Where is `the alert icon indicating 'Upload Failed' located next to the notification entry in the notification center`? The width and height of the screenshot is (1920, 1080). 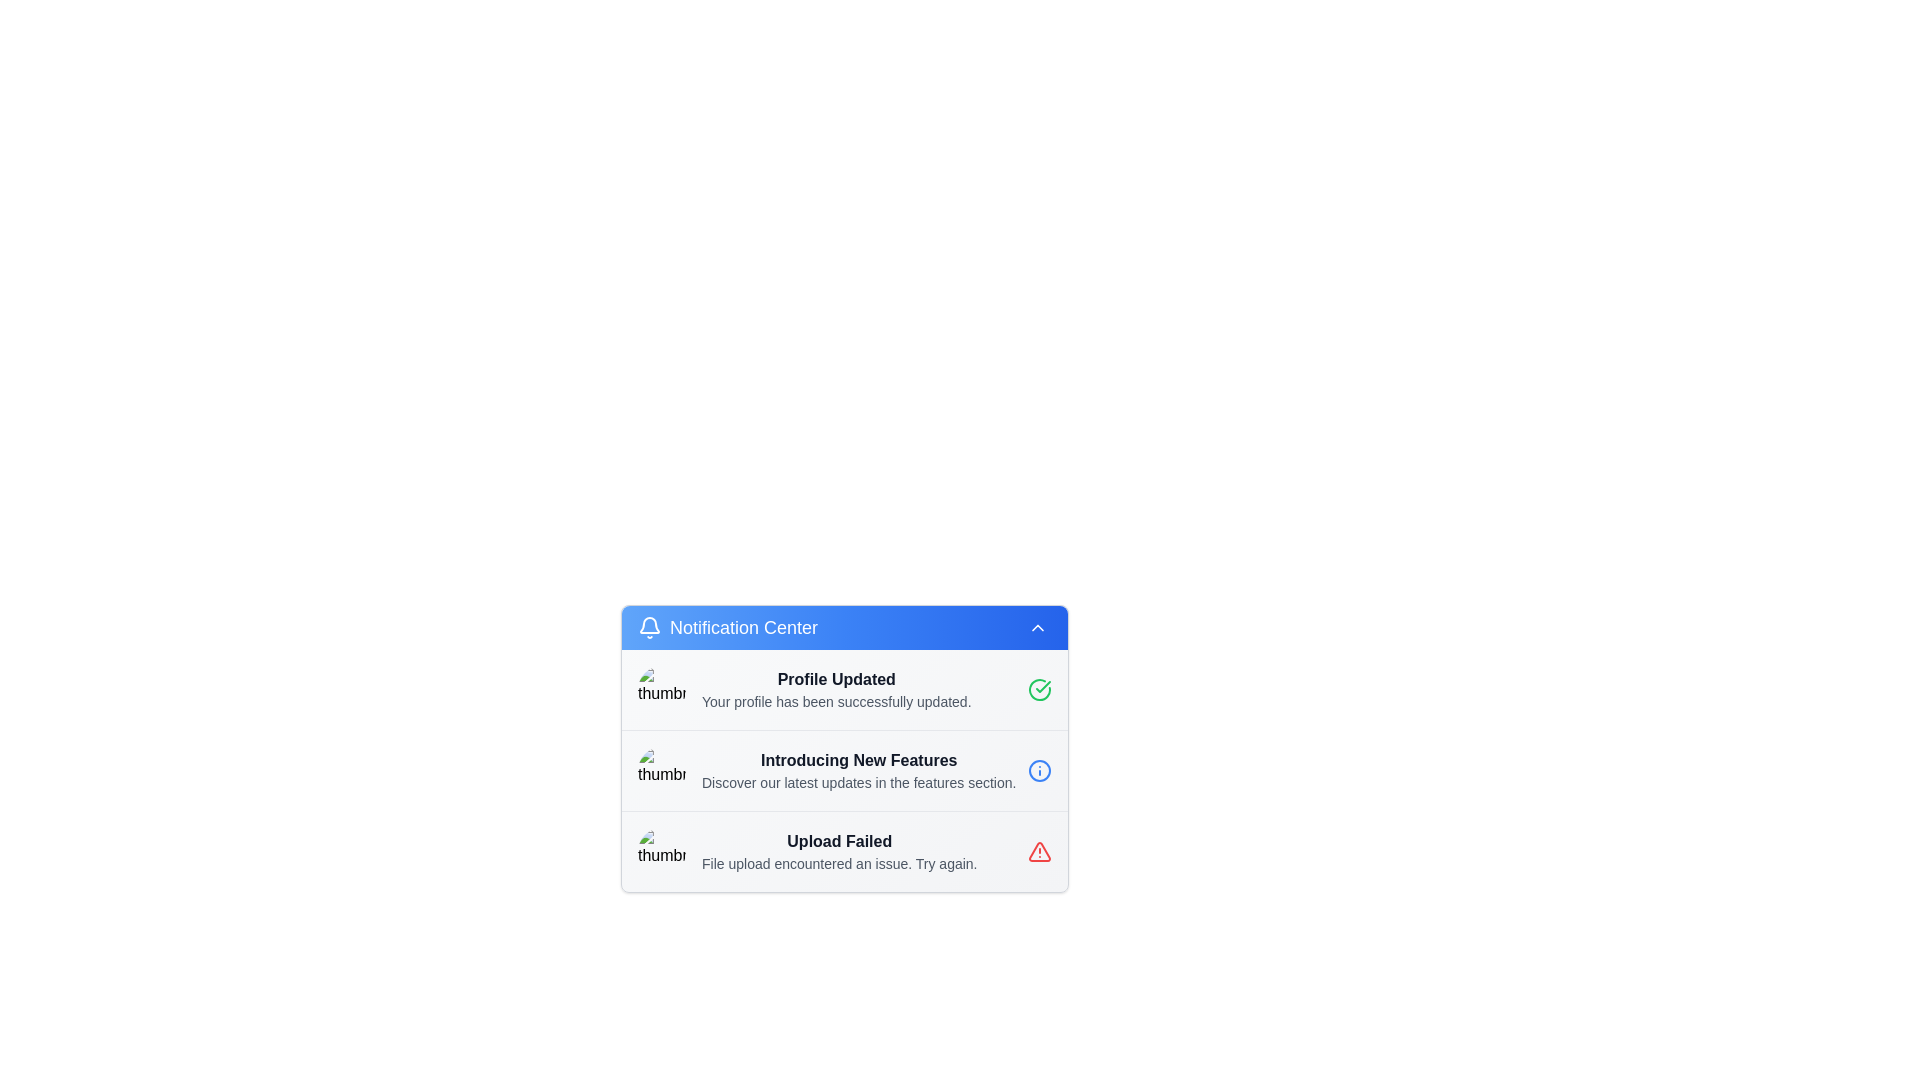 the alert icon indicating 'Upload Failed' located next to the notification entry in the notification center is located at coordinates (1040, 852).